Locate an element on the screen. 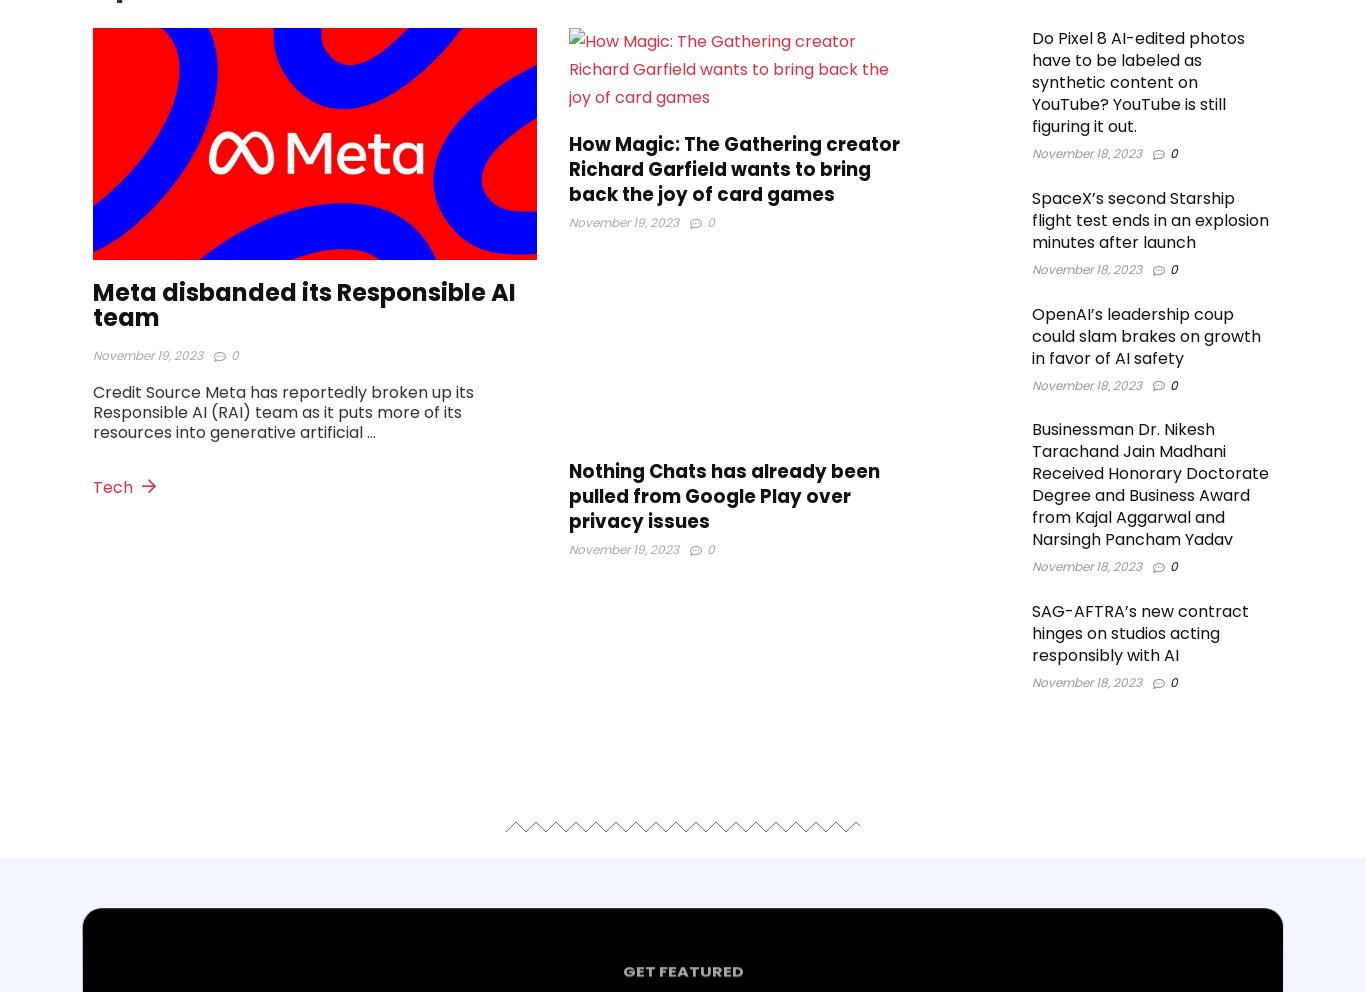 This screenshot has width=1366, height=992. 'Meta disbanded its Responsible AI team' is located at coordinates (304, 305).